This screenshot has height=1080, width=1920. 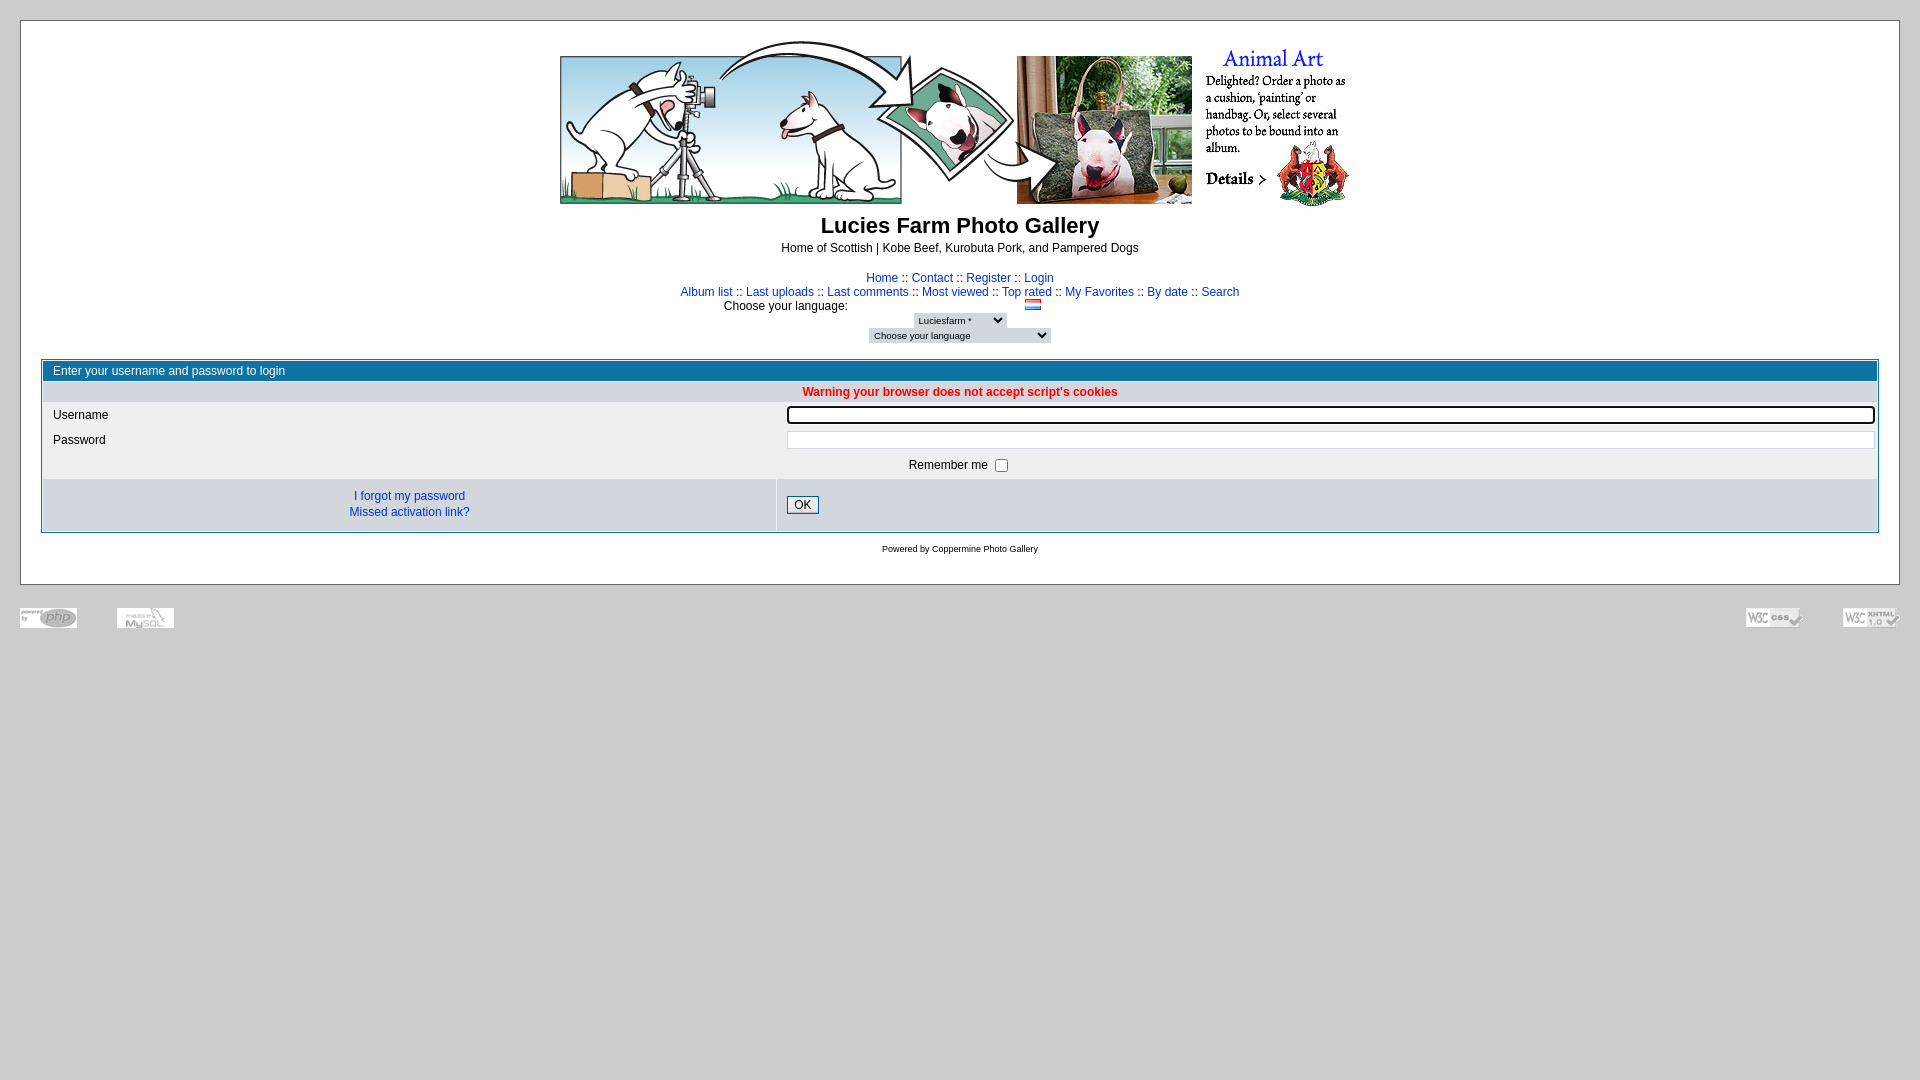 I want to click on 'Most viewed', so click(x=954, y=292).